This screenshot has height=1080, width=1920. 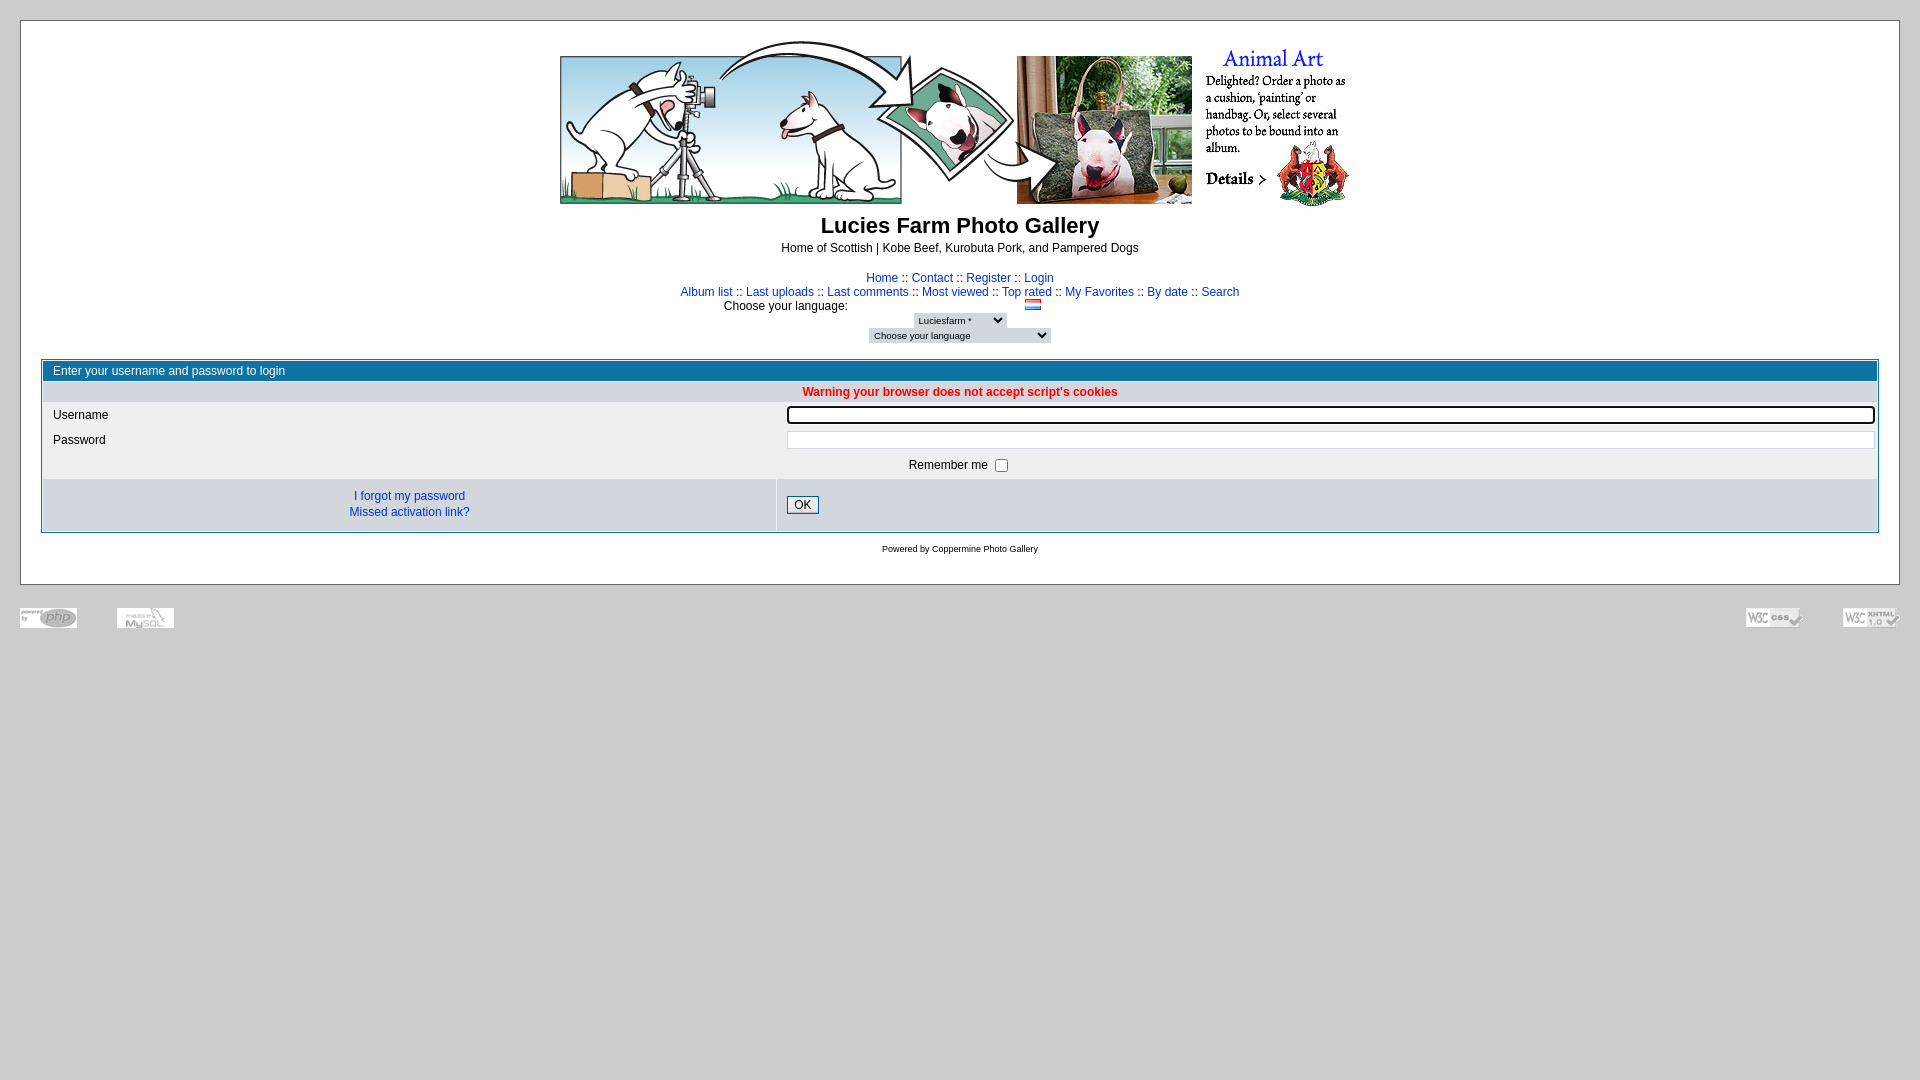 I want to click on 'Most viewed', so click(x=954, y=292).